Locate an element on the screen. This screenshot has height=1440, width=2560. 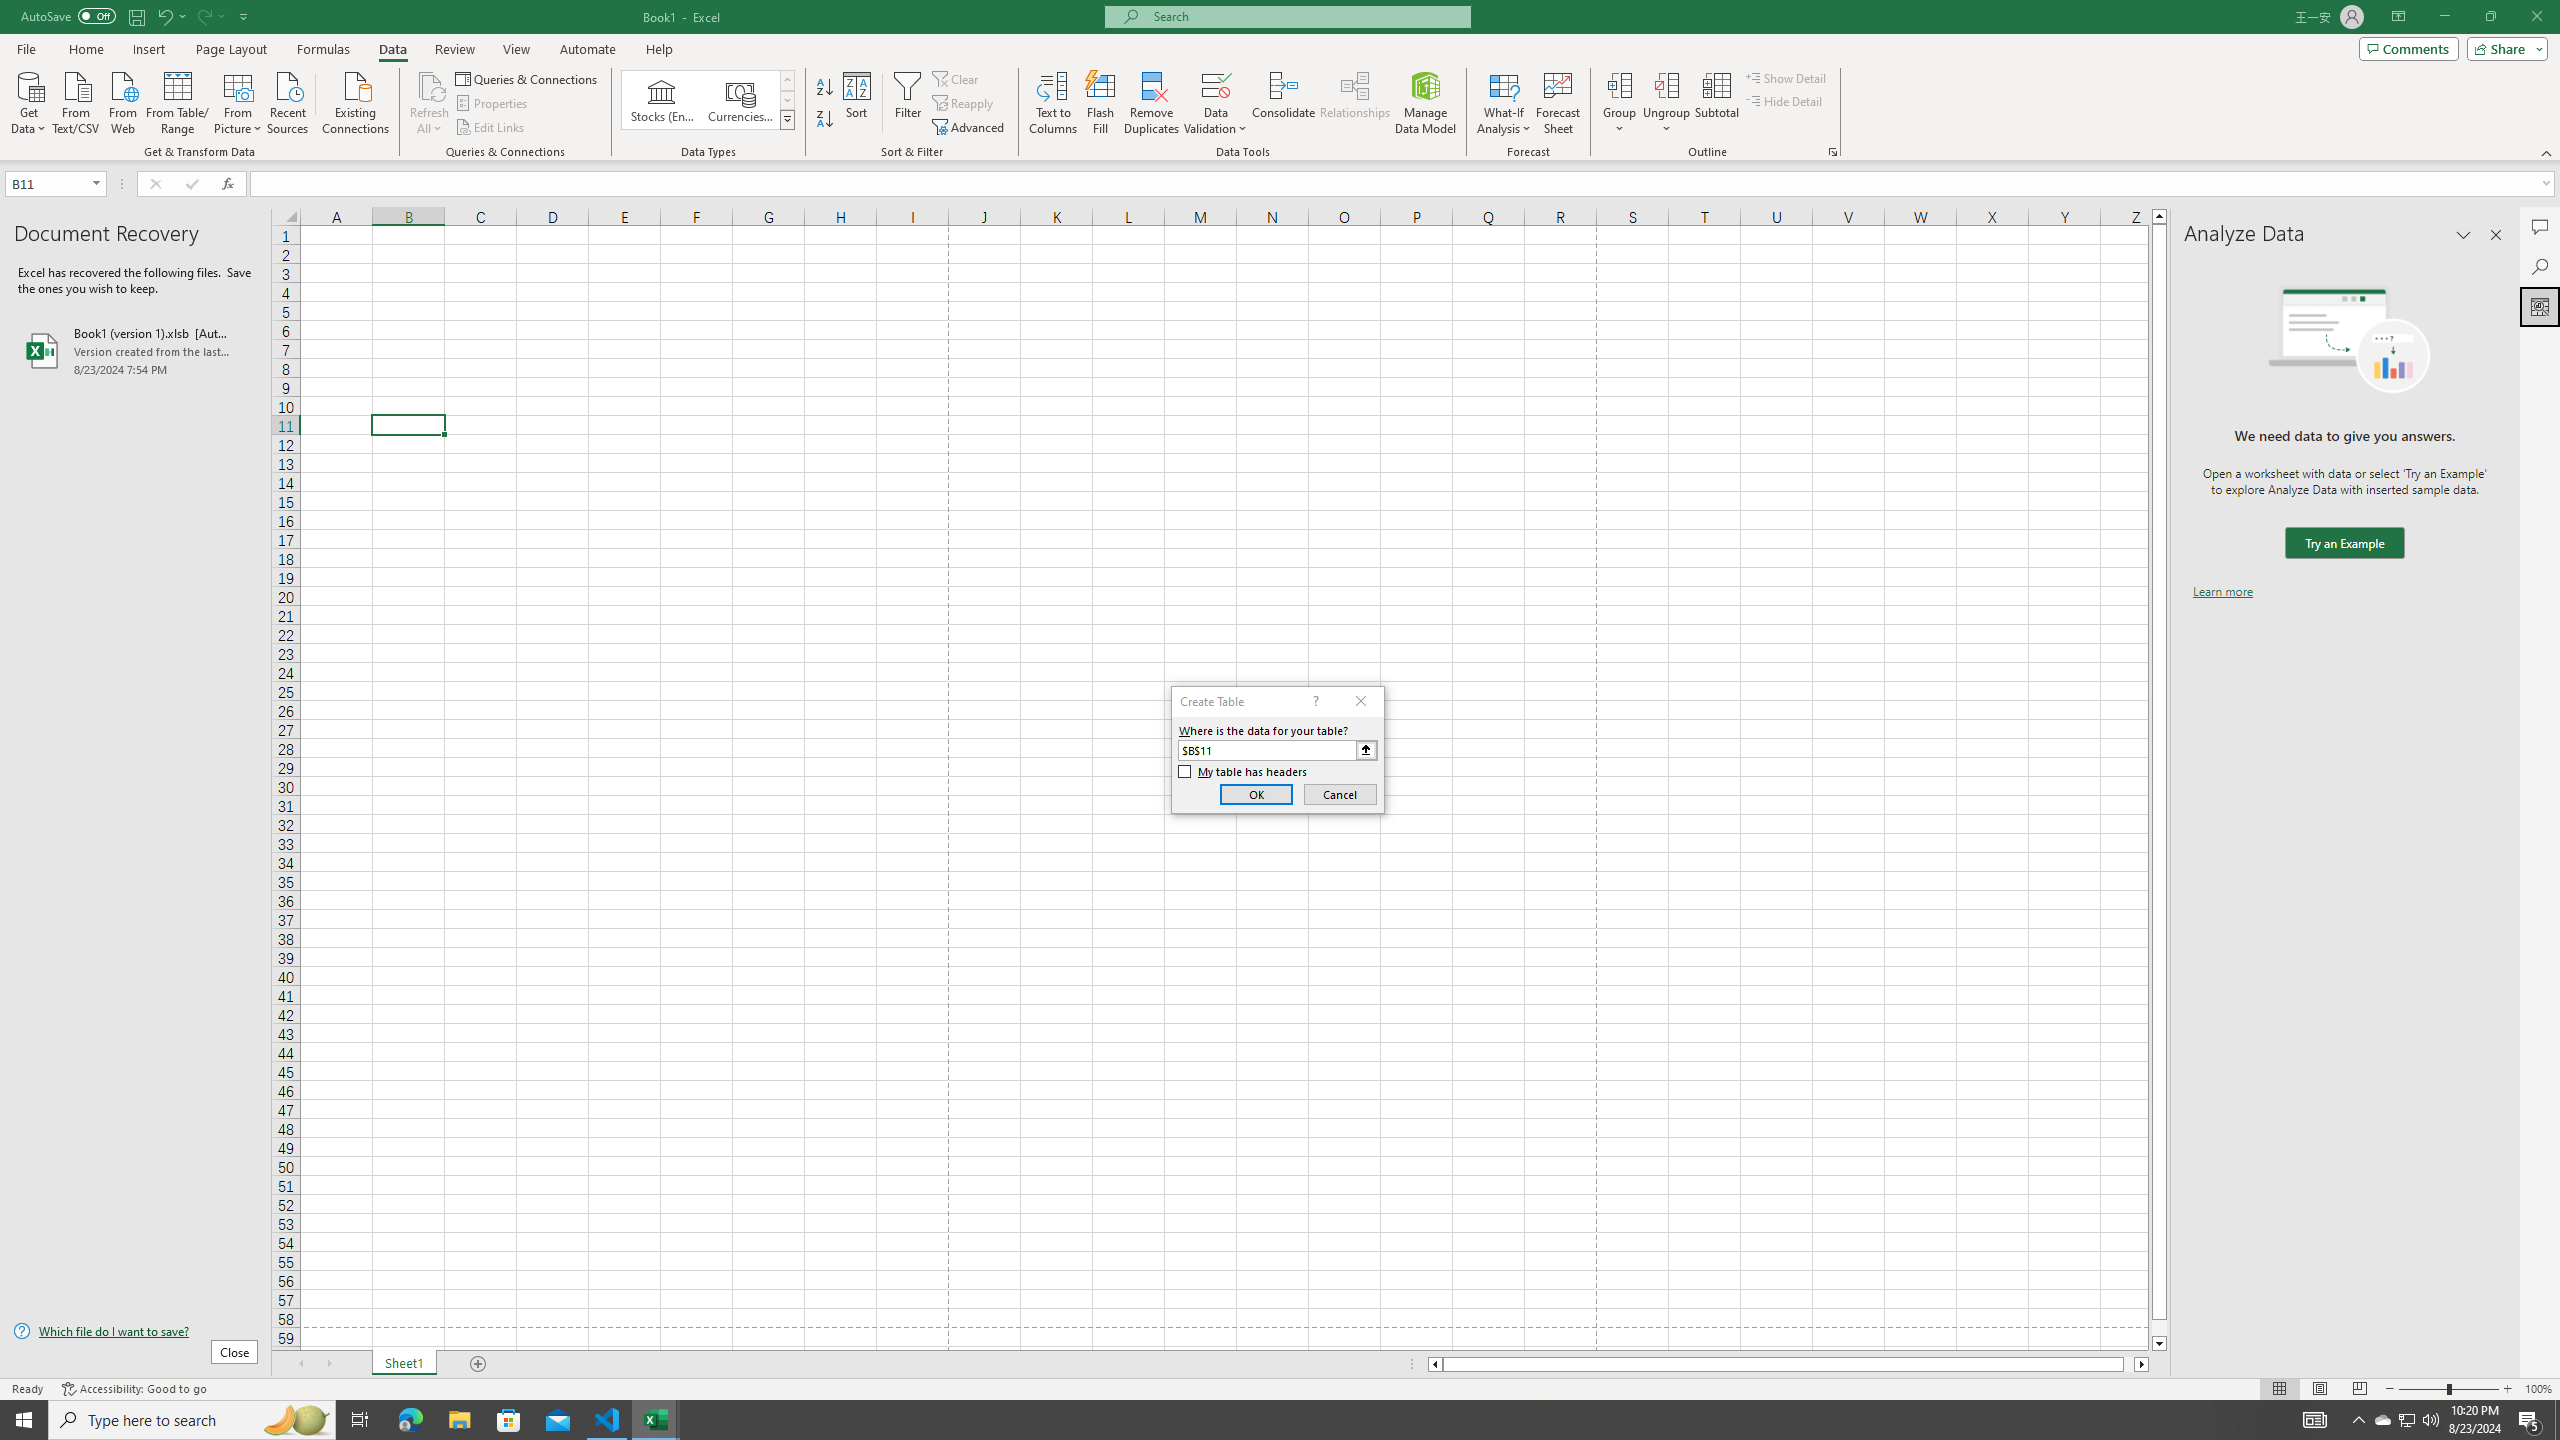
'Manage Data Model' is located at coordinates (1424, 103).